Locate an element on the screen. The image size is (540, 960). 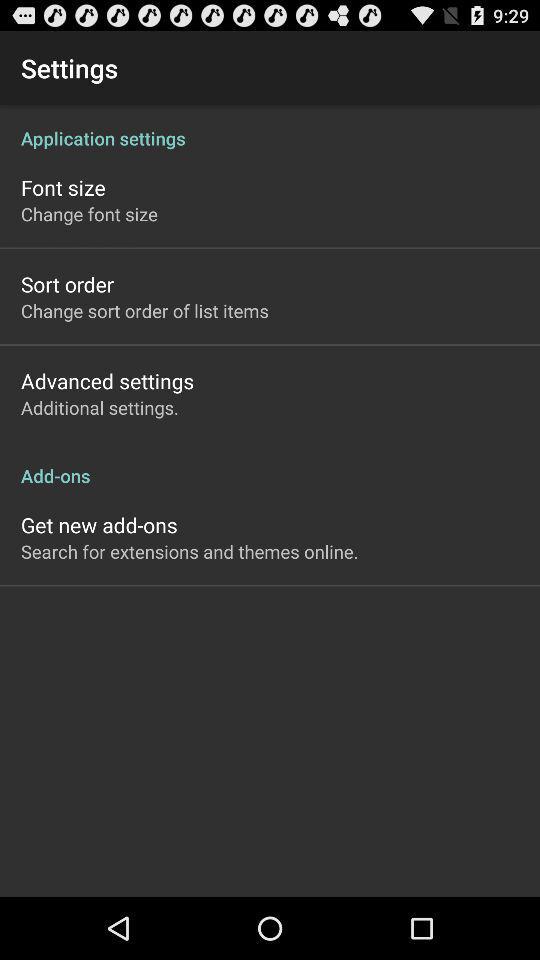
item above the additional settings. icon is located at coordinates (107, 380).